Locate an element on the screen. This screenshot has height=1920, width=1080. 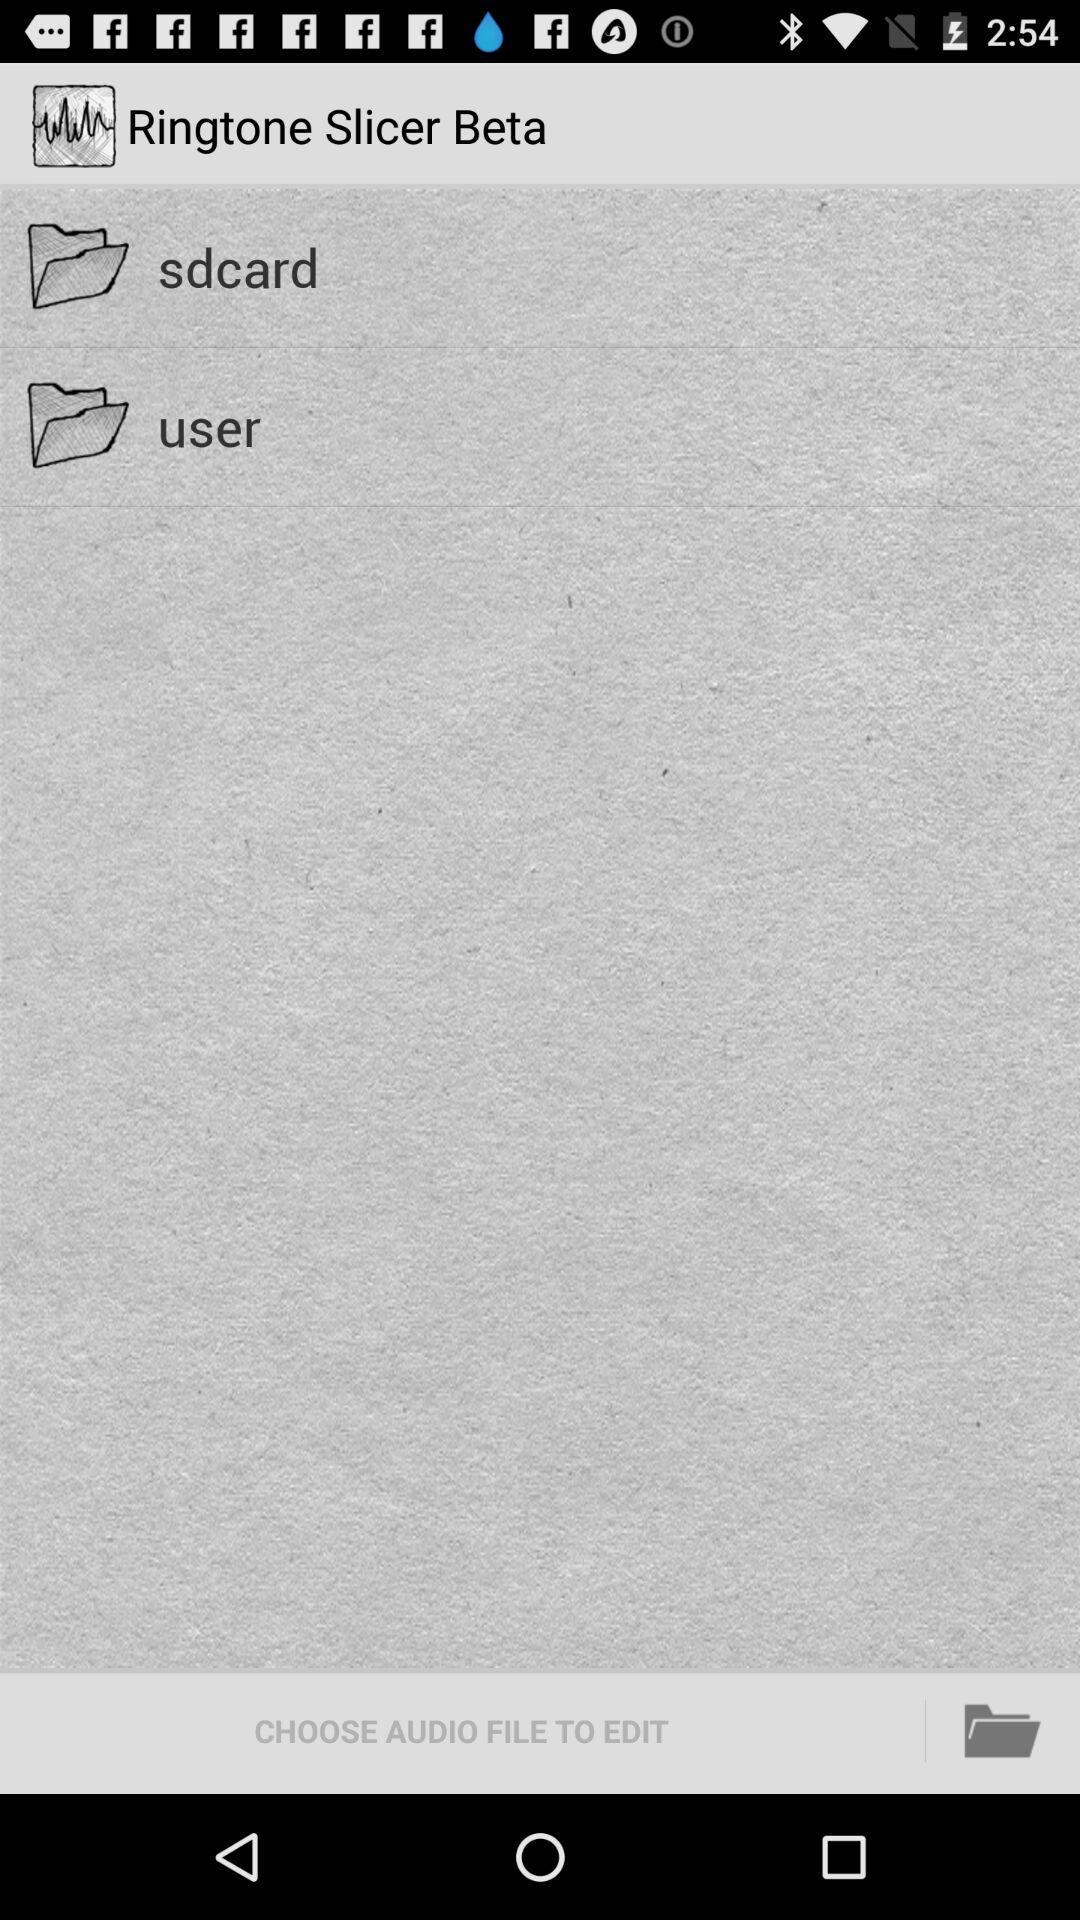
choose audio file is located at coordinates (461, 1730).